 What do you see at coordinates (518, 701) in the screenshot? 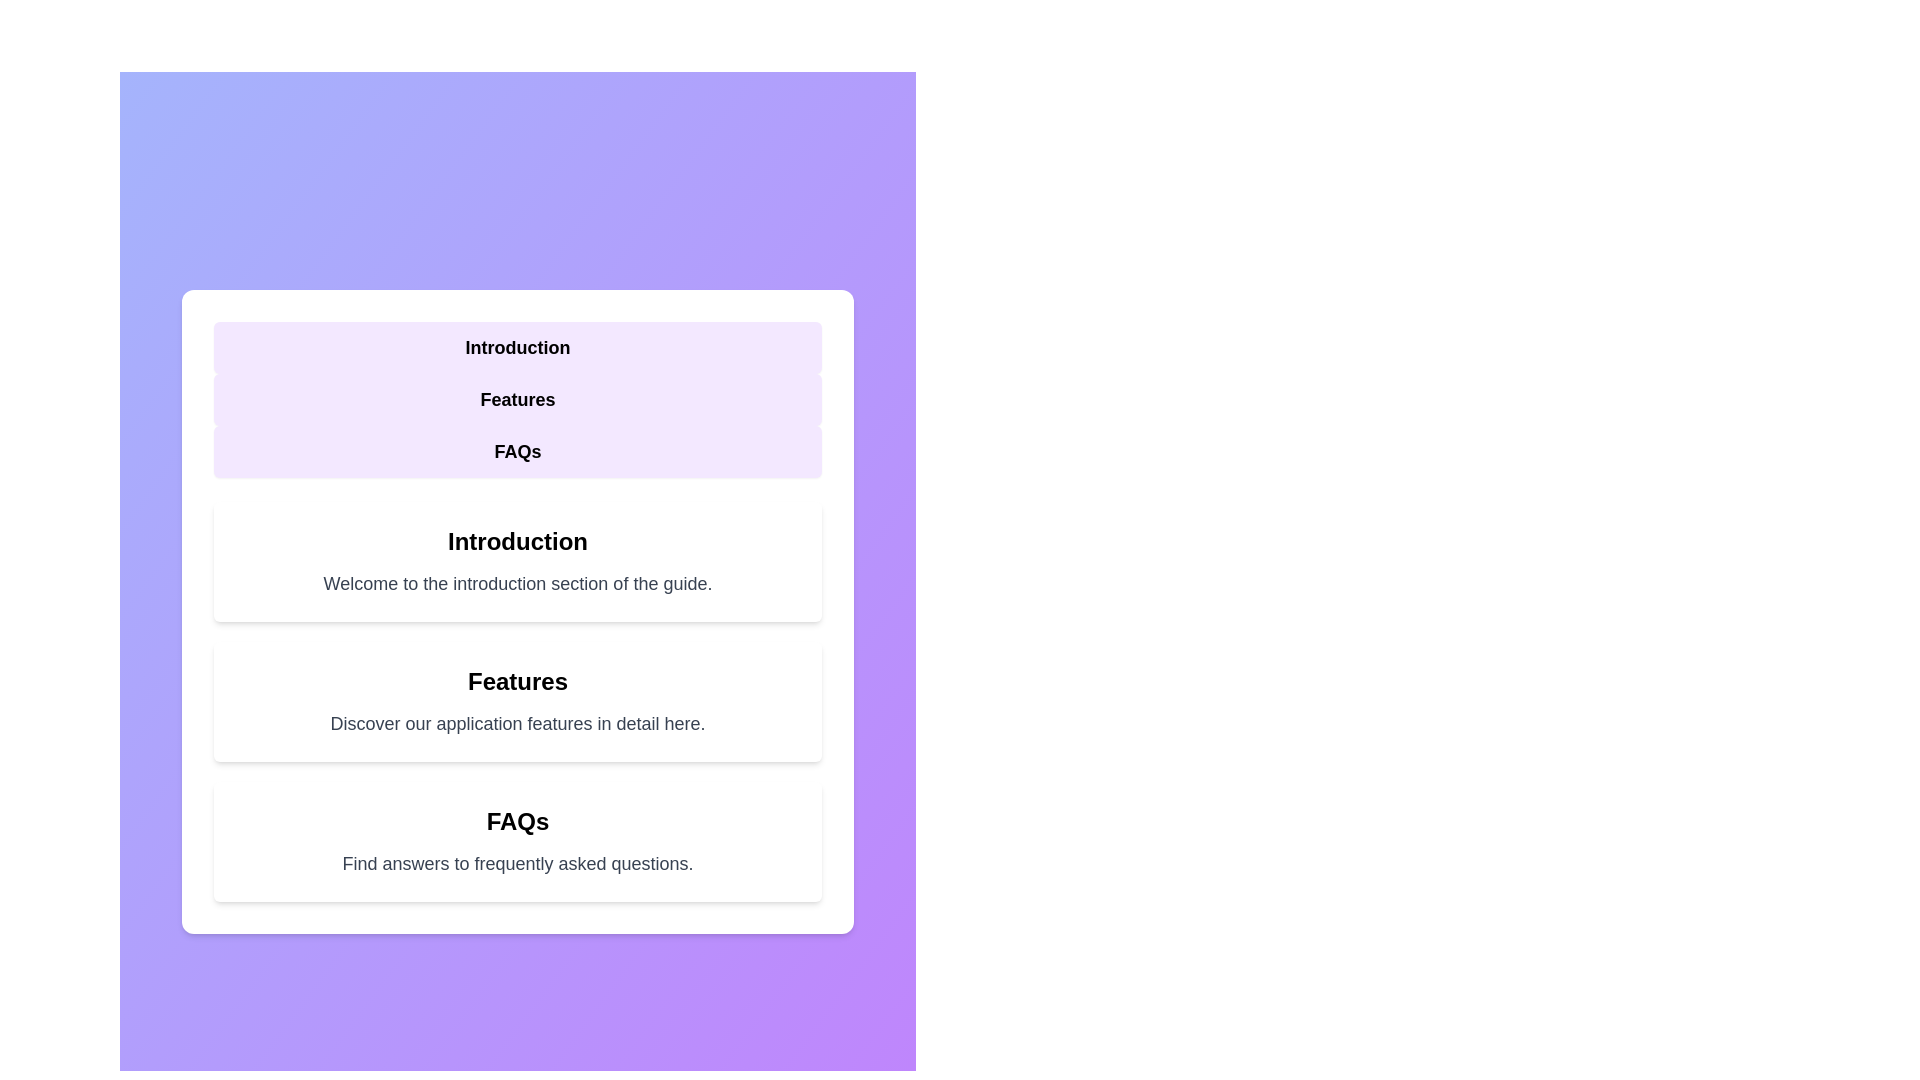
I see `the informational card that introduces the features of the application, positioned as the second section in the layout, between the 'Introduction' and 'FAQs' sections` at bounding box center [518, 701].